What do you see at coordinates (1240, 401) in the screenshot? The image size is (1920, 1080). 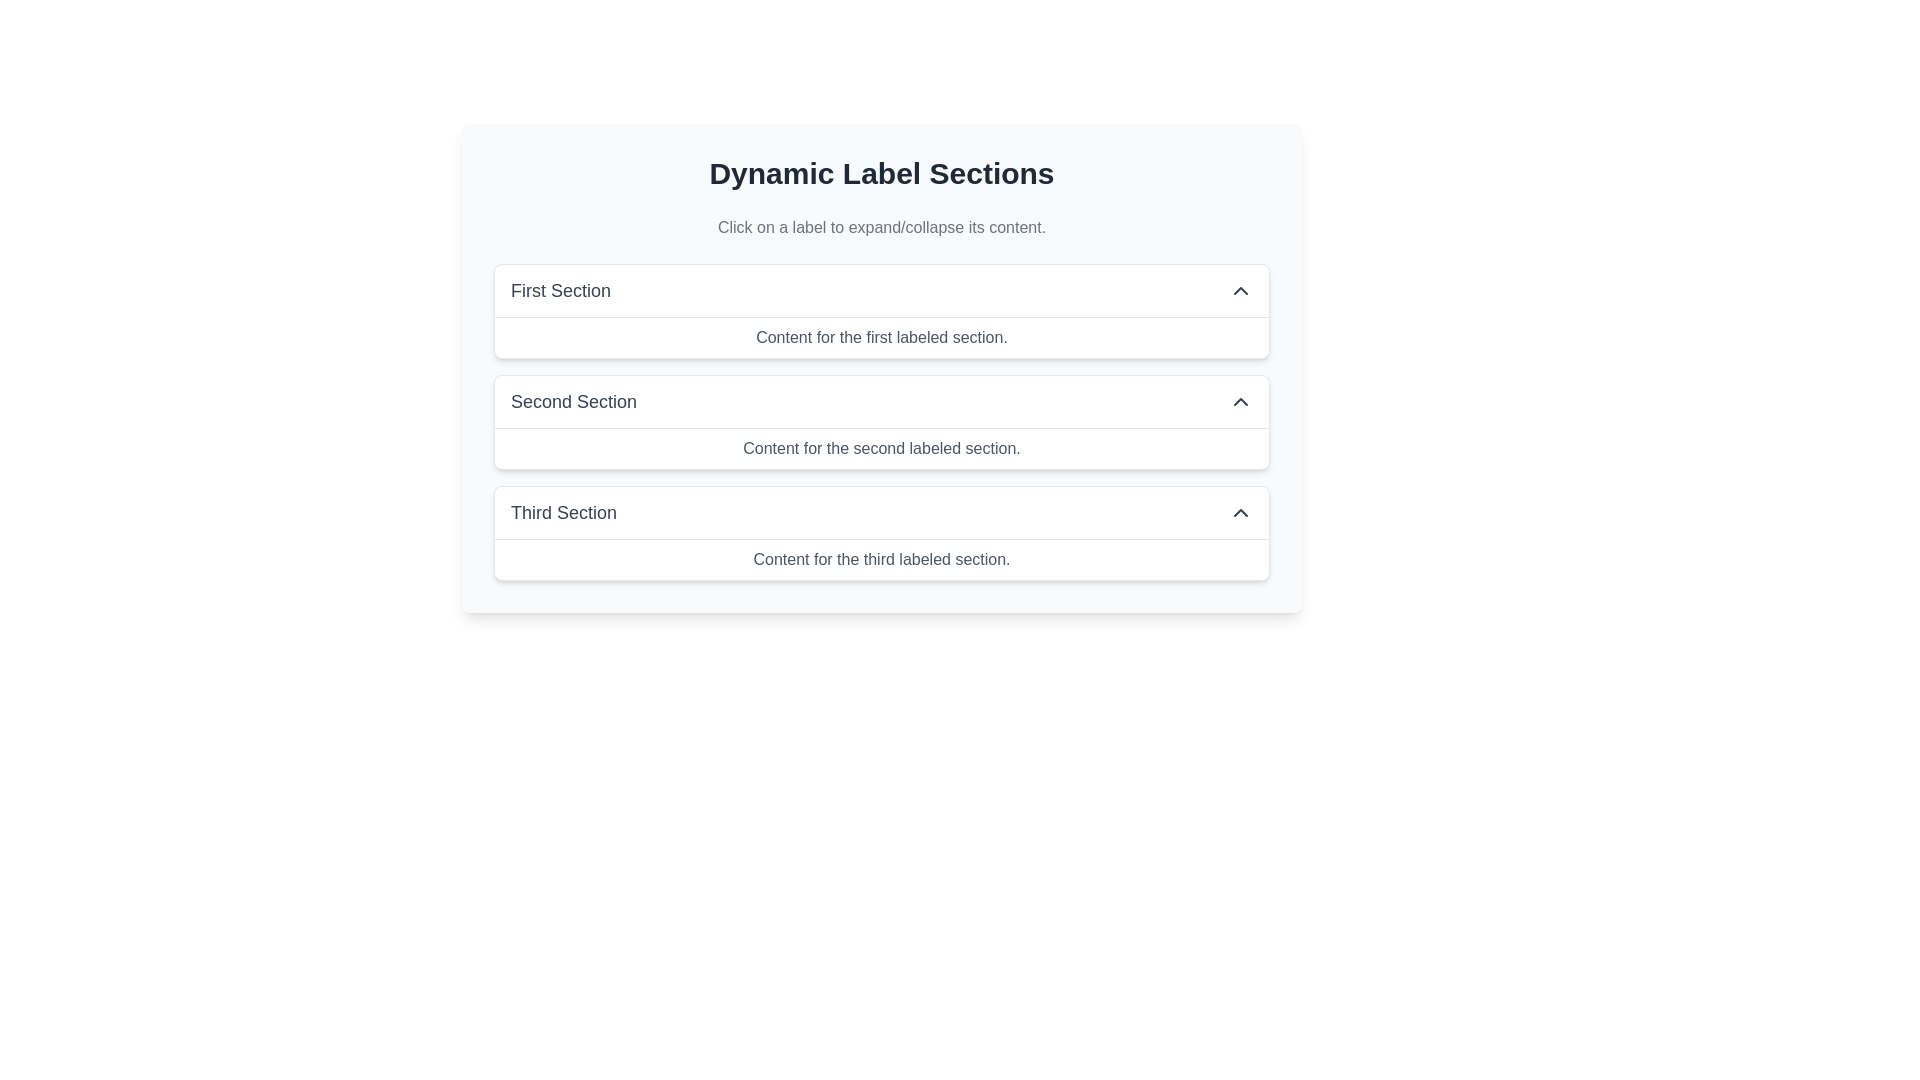 I see `the upwards-pointing chevron icon located at the far right of the 'Second Section' header` at bounding box center [1240, 401].